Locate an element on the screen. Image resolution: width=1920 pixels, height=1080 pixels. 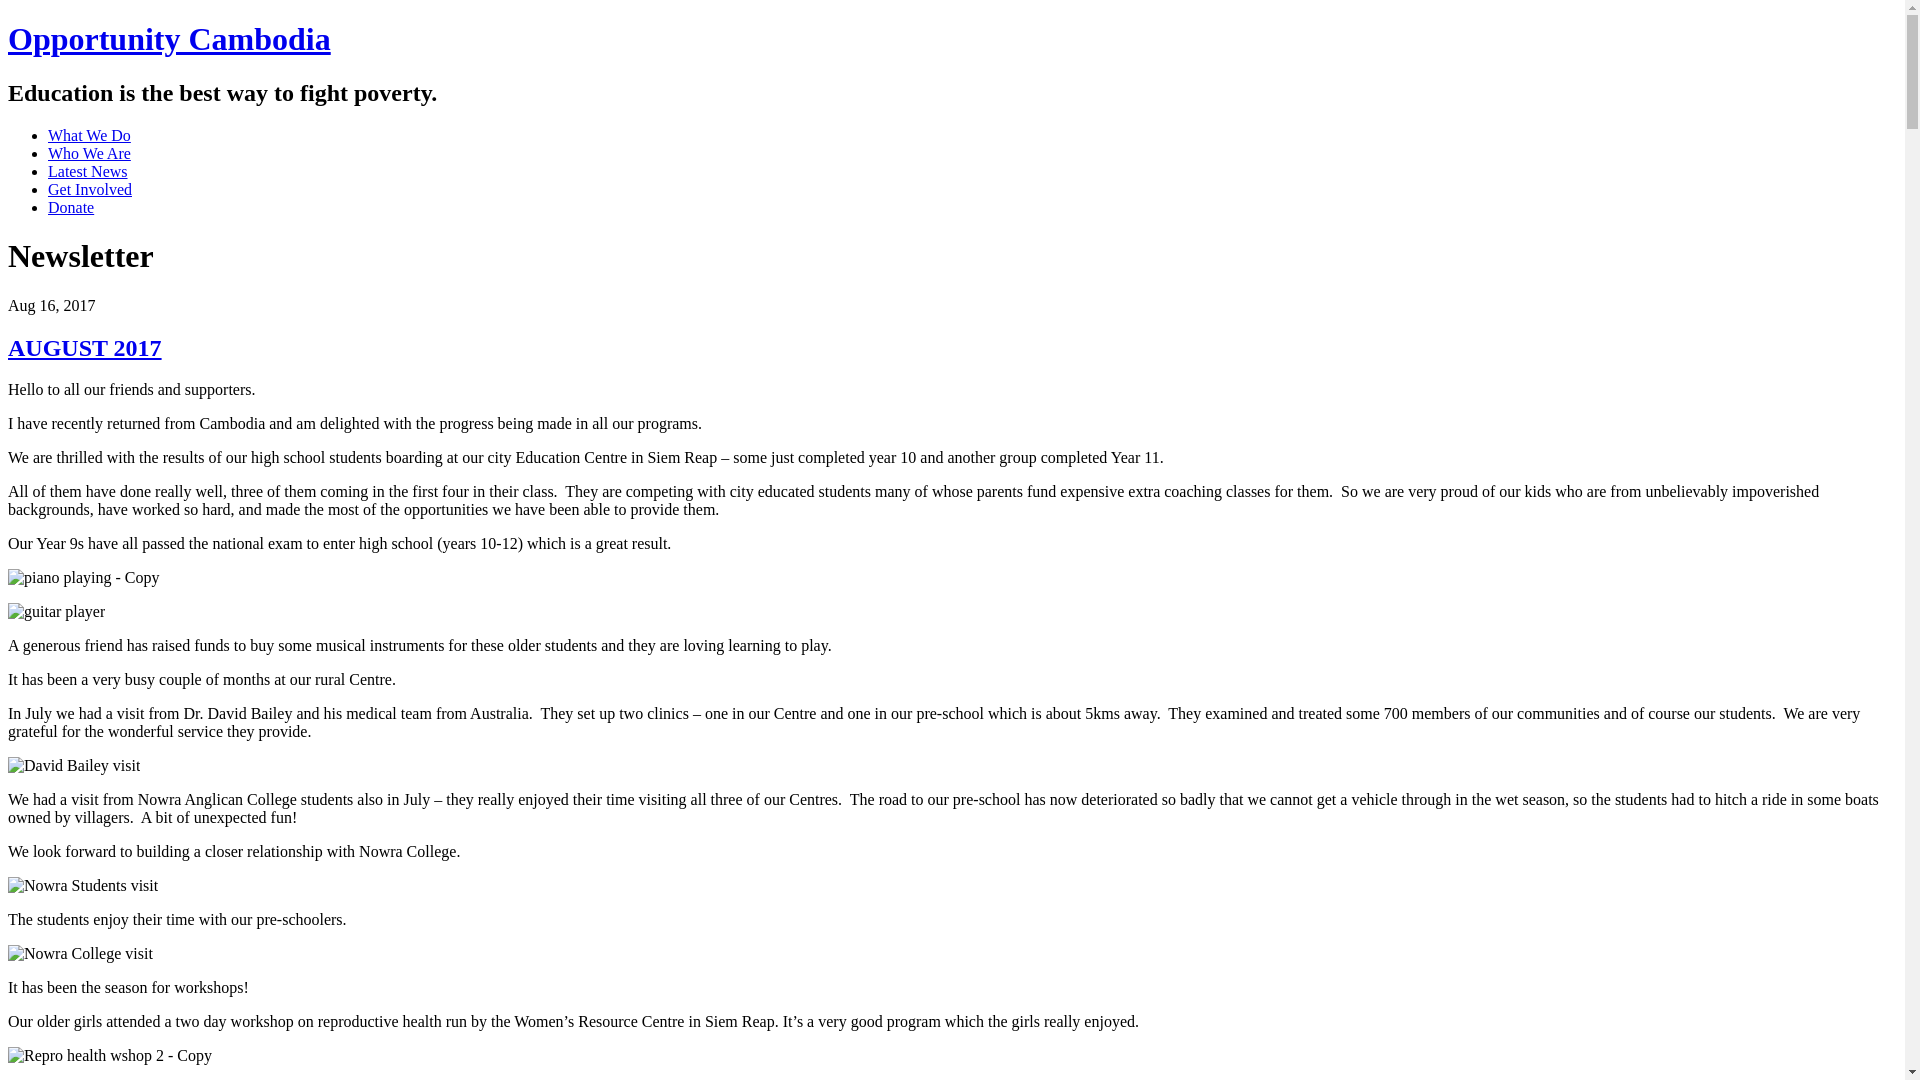
'Donate' is located at coordinates (71, 207).